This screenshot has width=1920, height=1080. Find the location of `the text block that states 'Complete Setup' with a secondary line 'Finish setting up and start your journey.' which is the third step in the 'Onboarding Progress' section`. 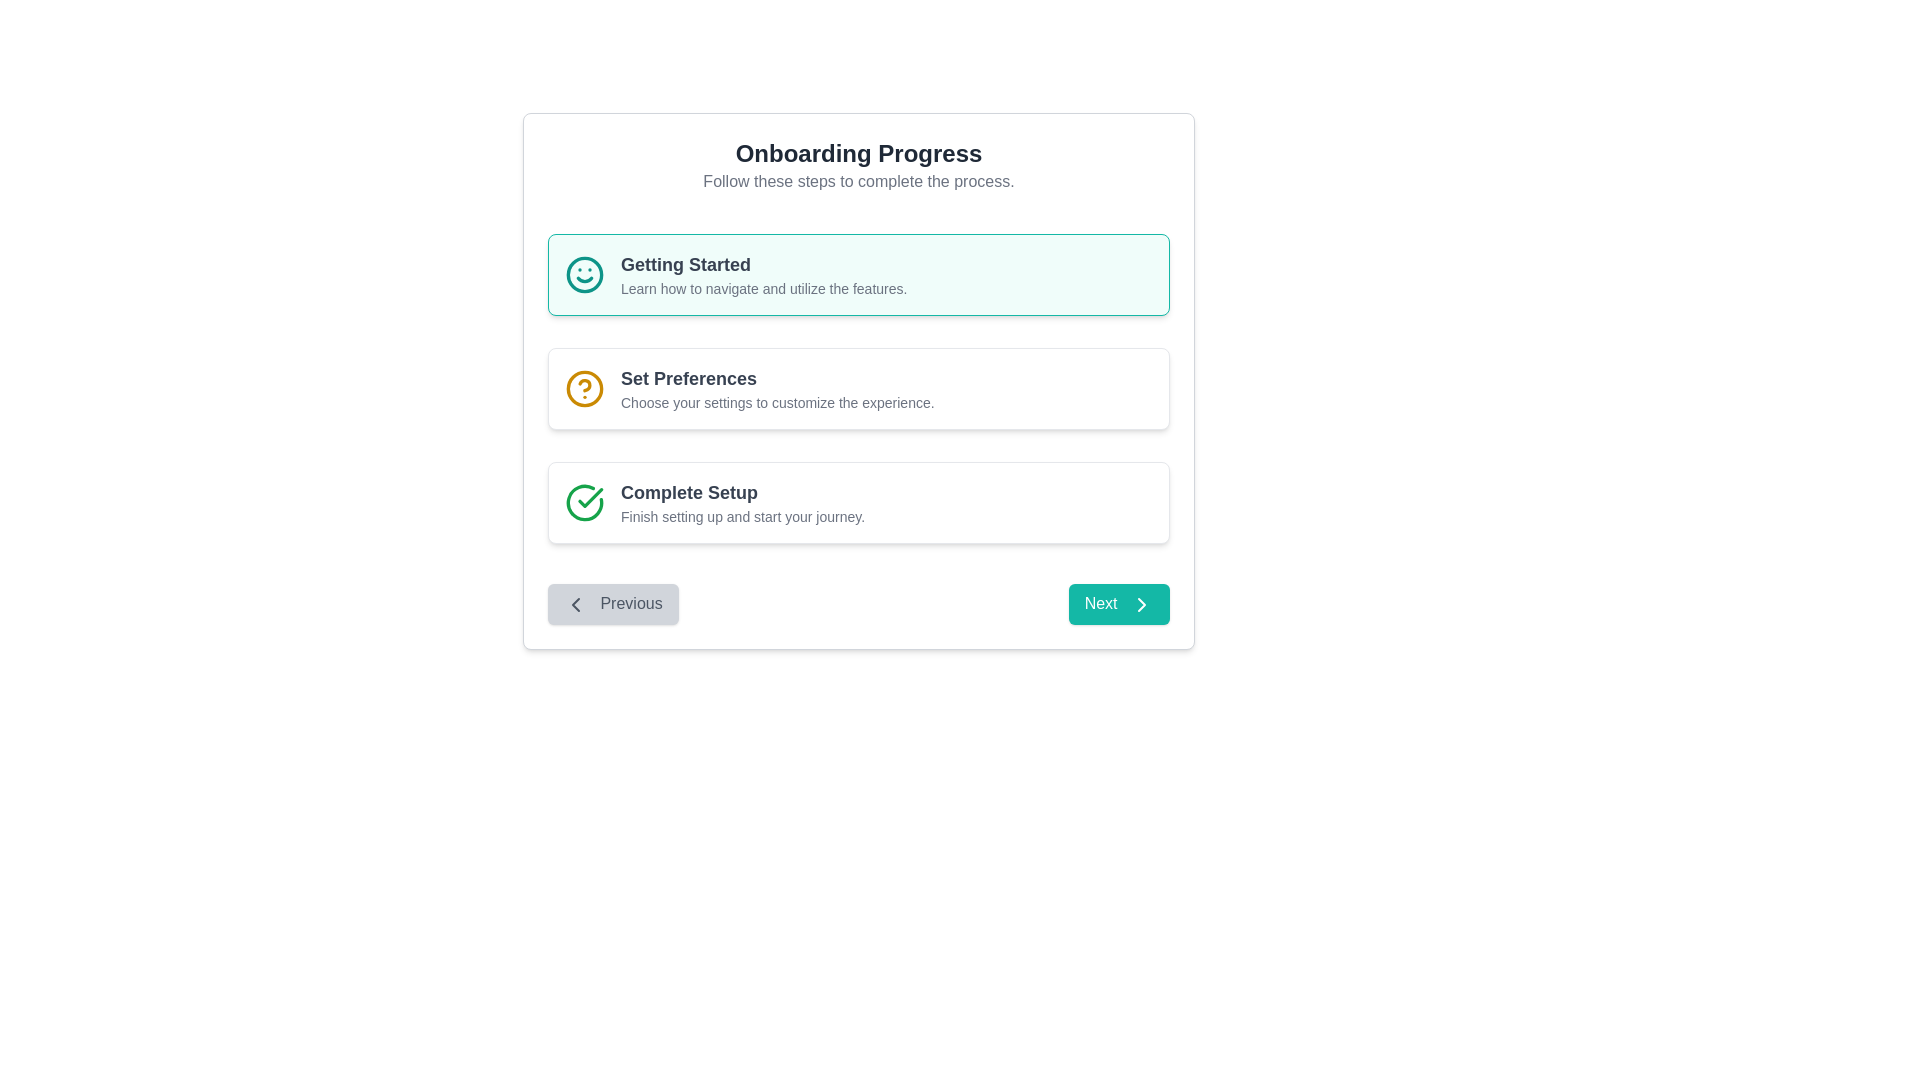

the text block that states 'Complete Setup' with a secondary line 'Finish setting up and start your journey.' which is the third step in the 'Onboarding Progress' section is located at coordinates (742, 501).